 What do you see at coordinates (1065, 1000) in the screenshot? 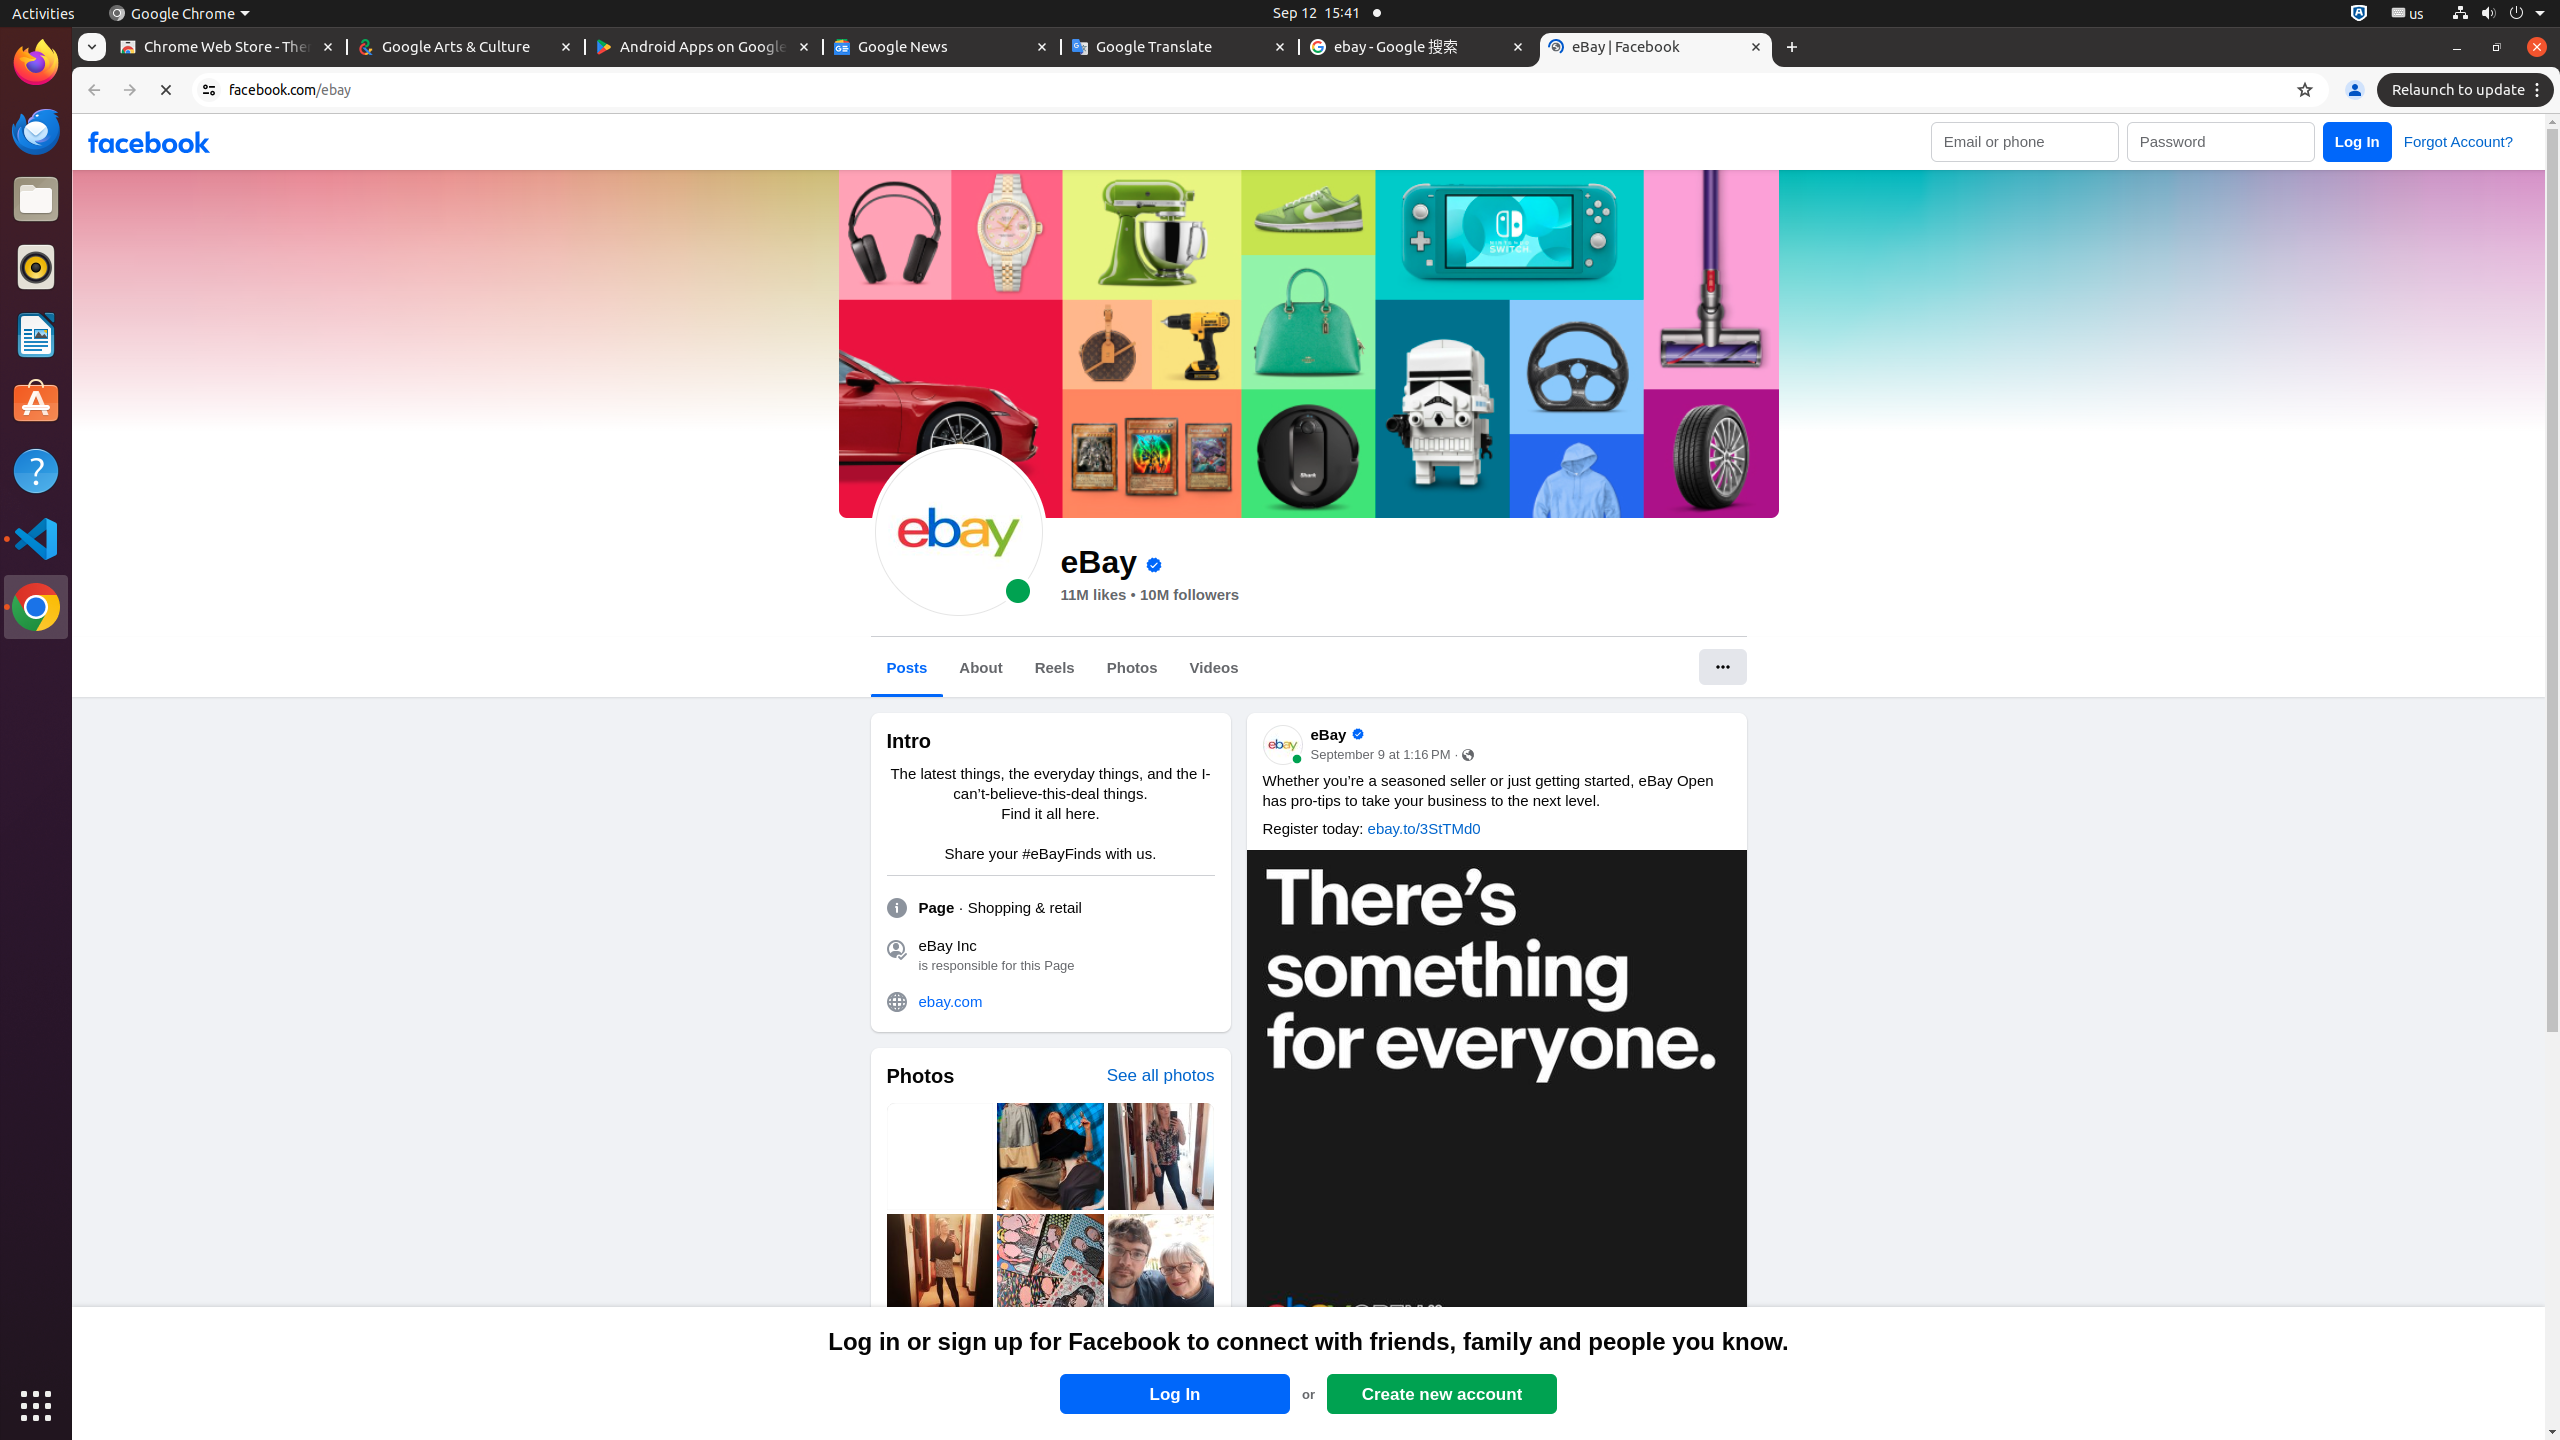
I see `'ebay.com'` at bounding box center [1065, 1000].